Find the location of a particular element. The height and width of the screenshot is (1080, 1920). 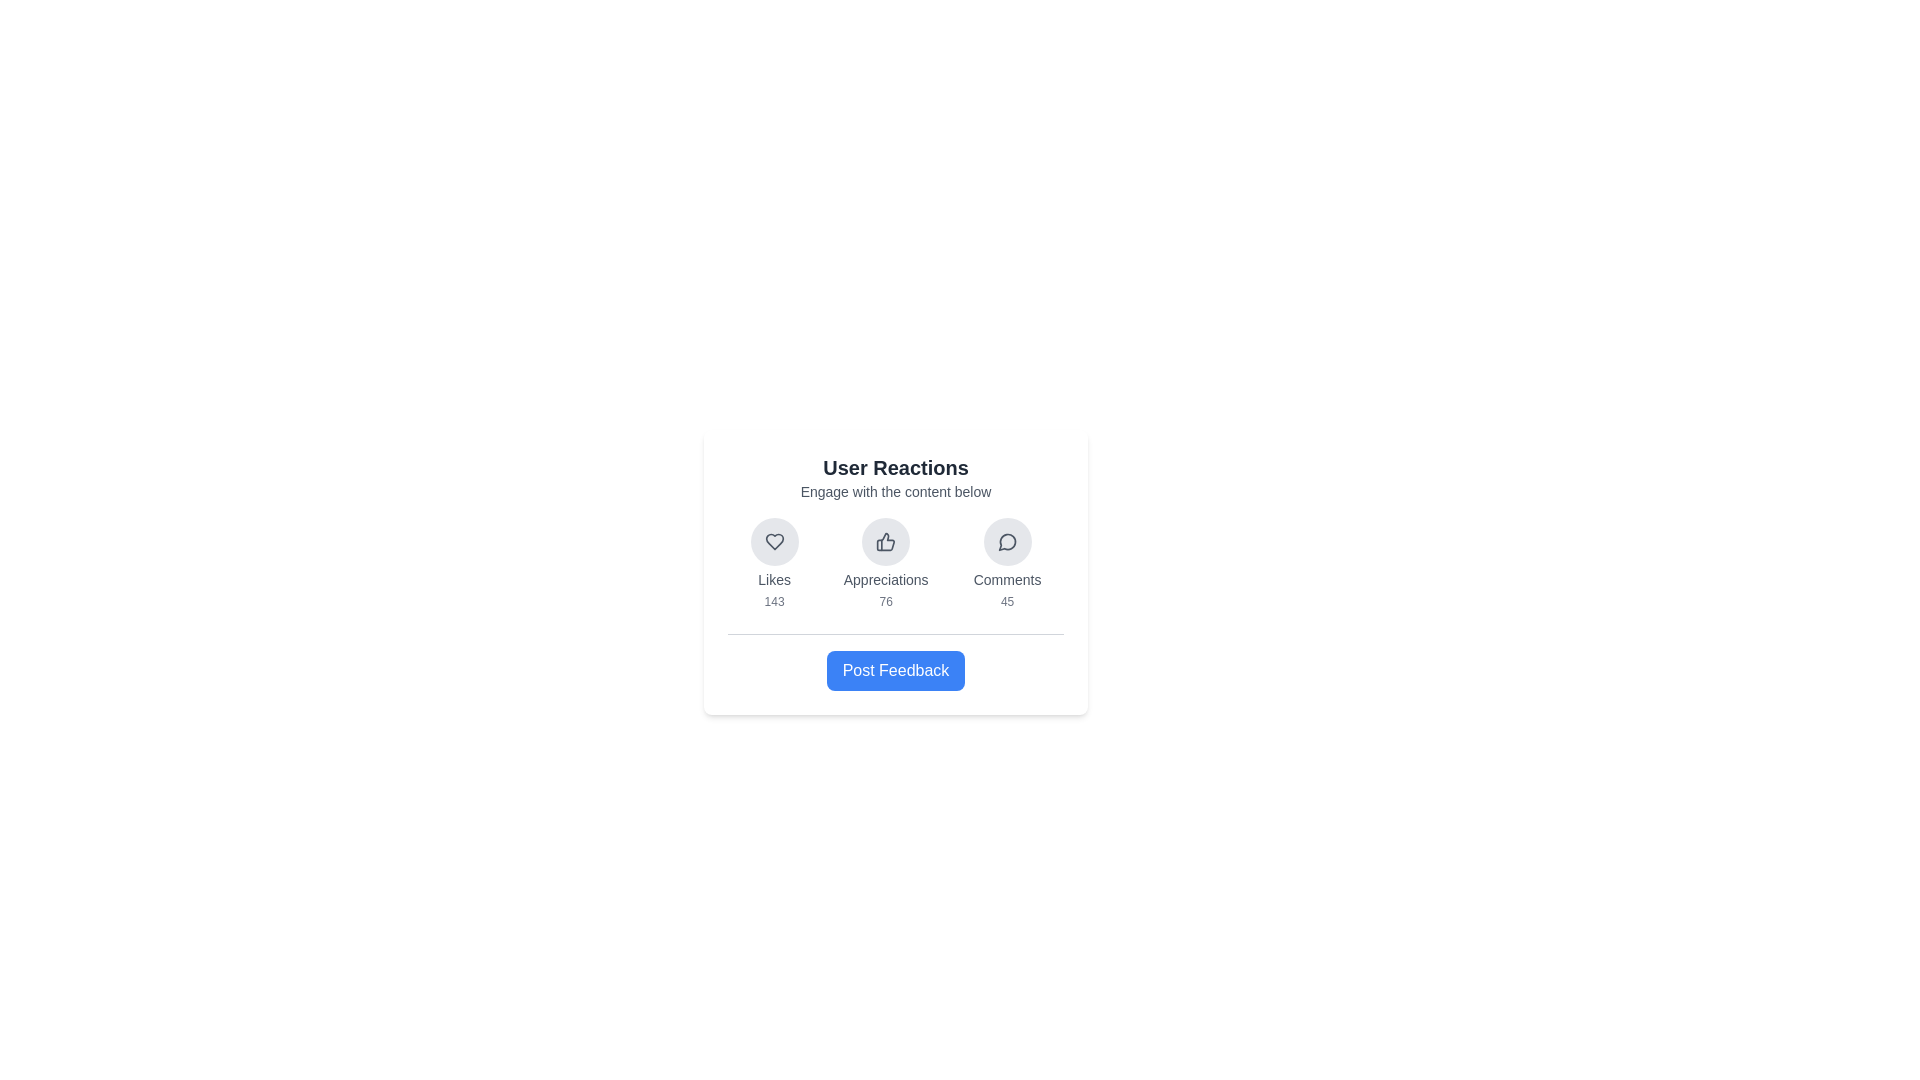

the 'Comments' text label, which is located at the bottom of a vertical stack in the 'Comments' interaction section, between a comment icon above and the count '45' below is located at coordinates (1007, 579).